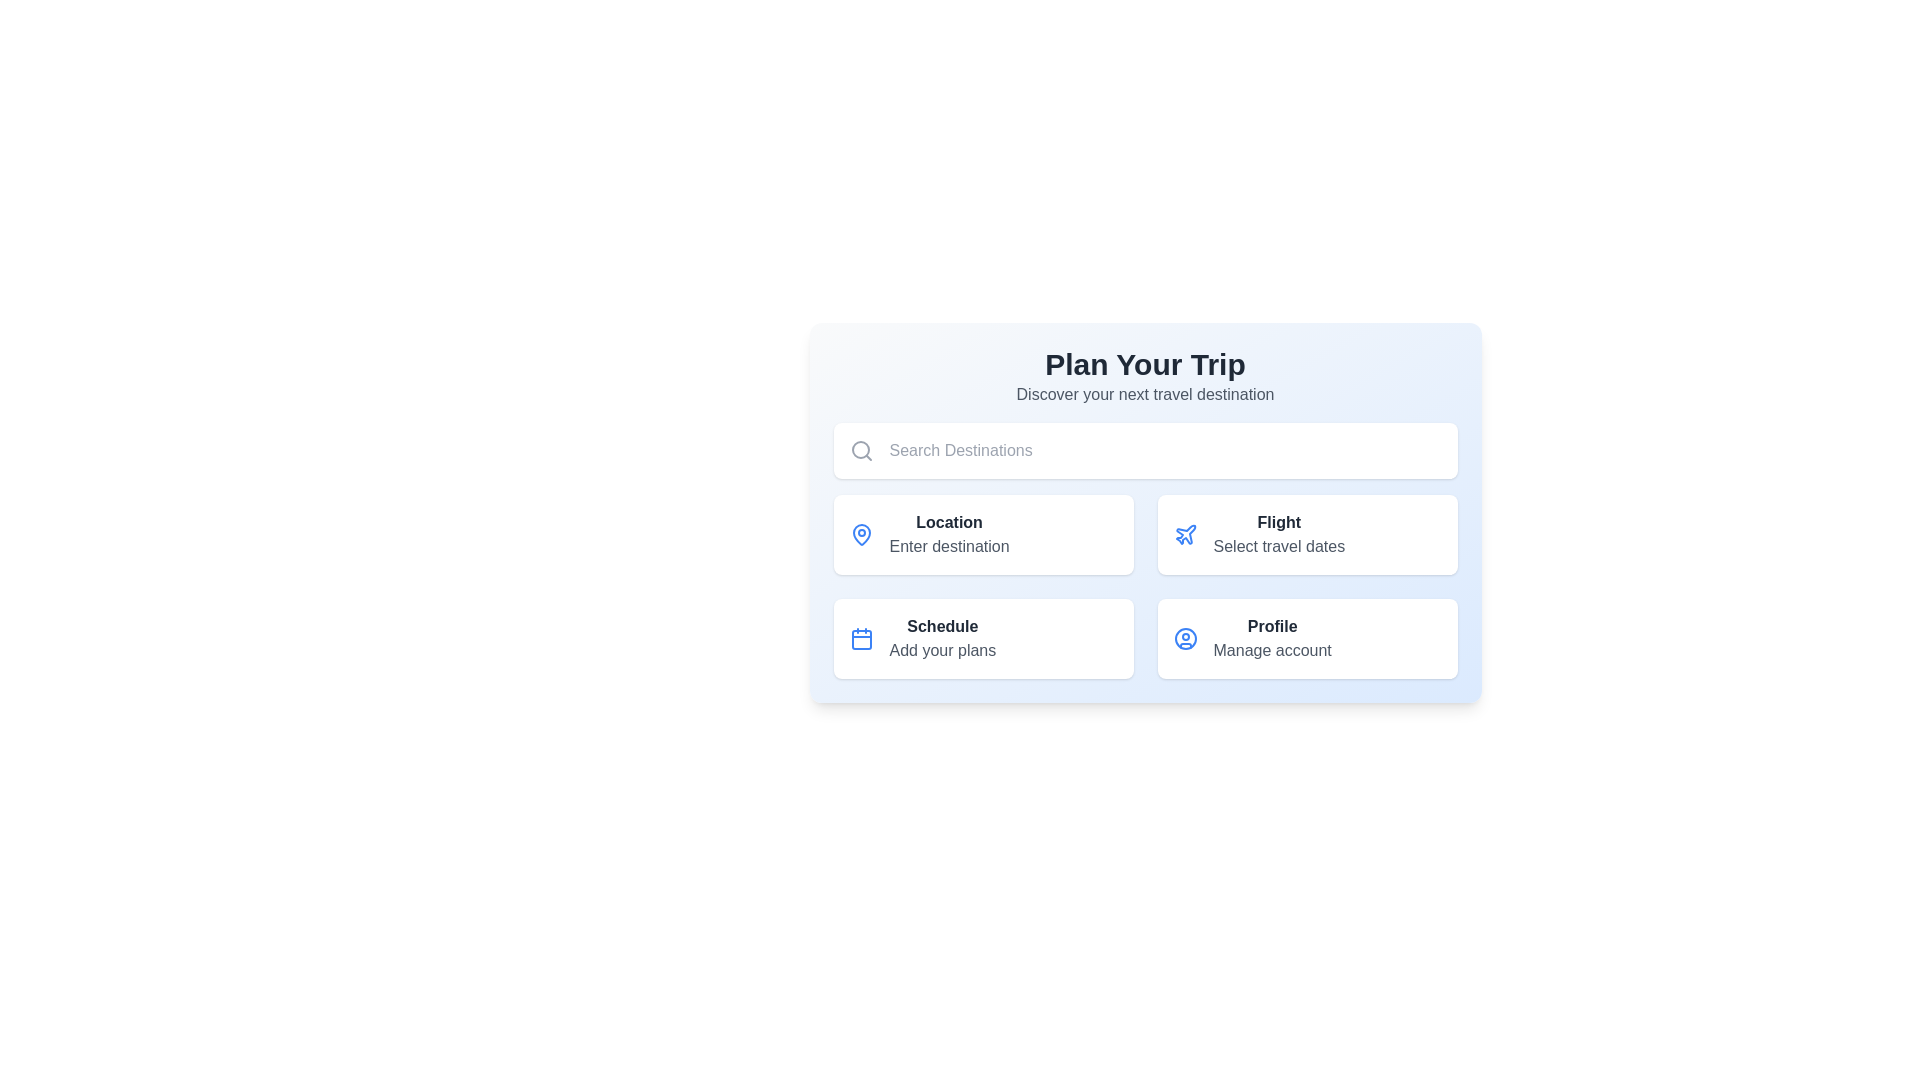 The image size is (1920, 1080). What do you see at coordinates (948, 522) in the screenshot?
I see `Text label that serves as a heading for location input, which is located in the top-left quadrant of the grid, above the sub-text 'Enter destination'` at bounding box center [948, 522].